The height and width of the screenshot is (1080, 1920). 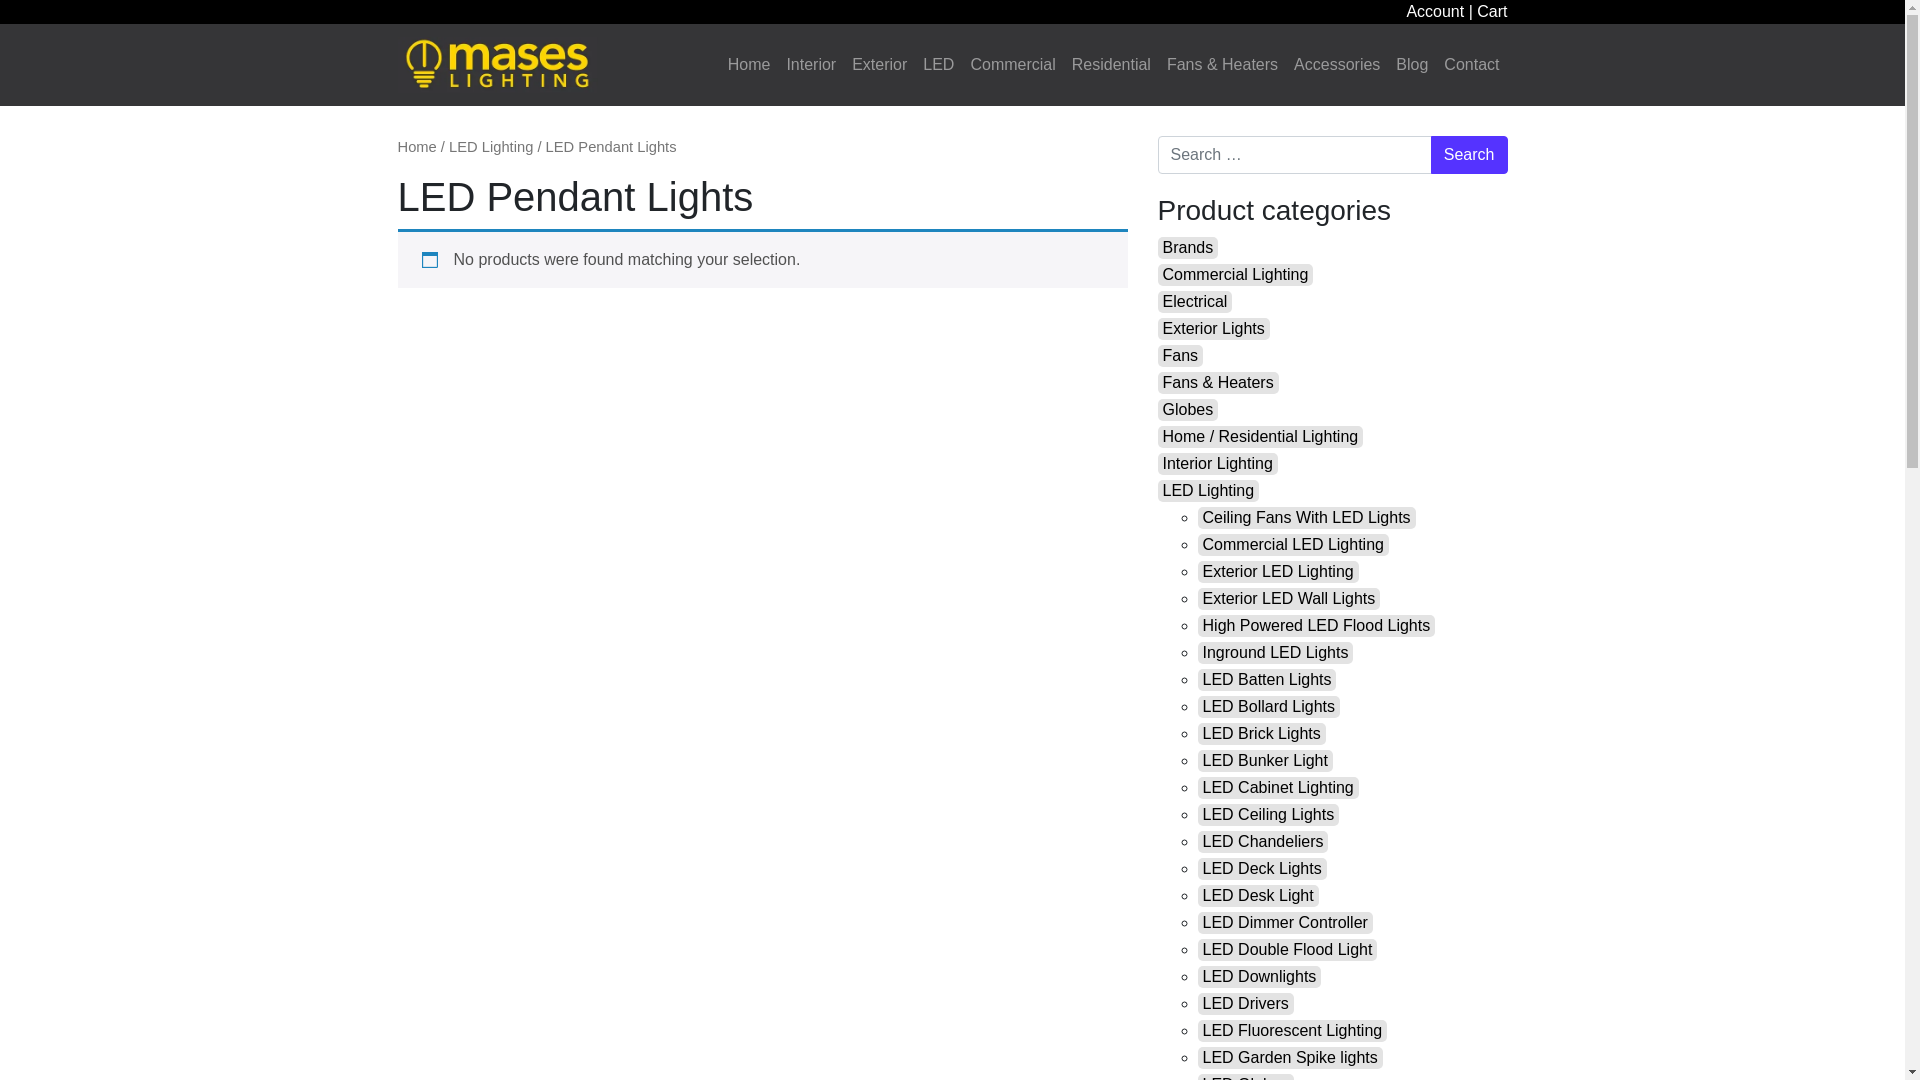 What do you see at coordinates (1492, 11) in the screenshot?
I see `'Cart'` at bounding box center [1492, 11].